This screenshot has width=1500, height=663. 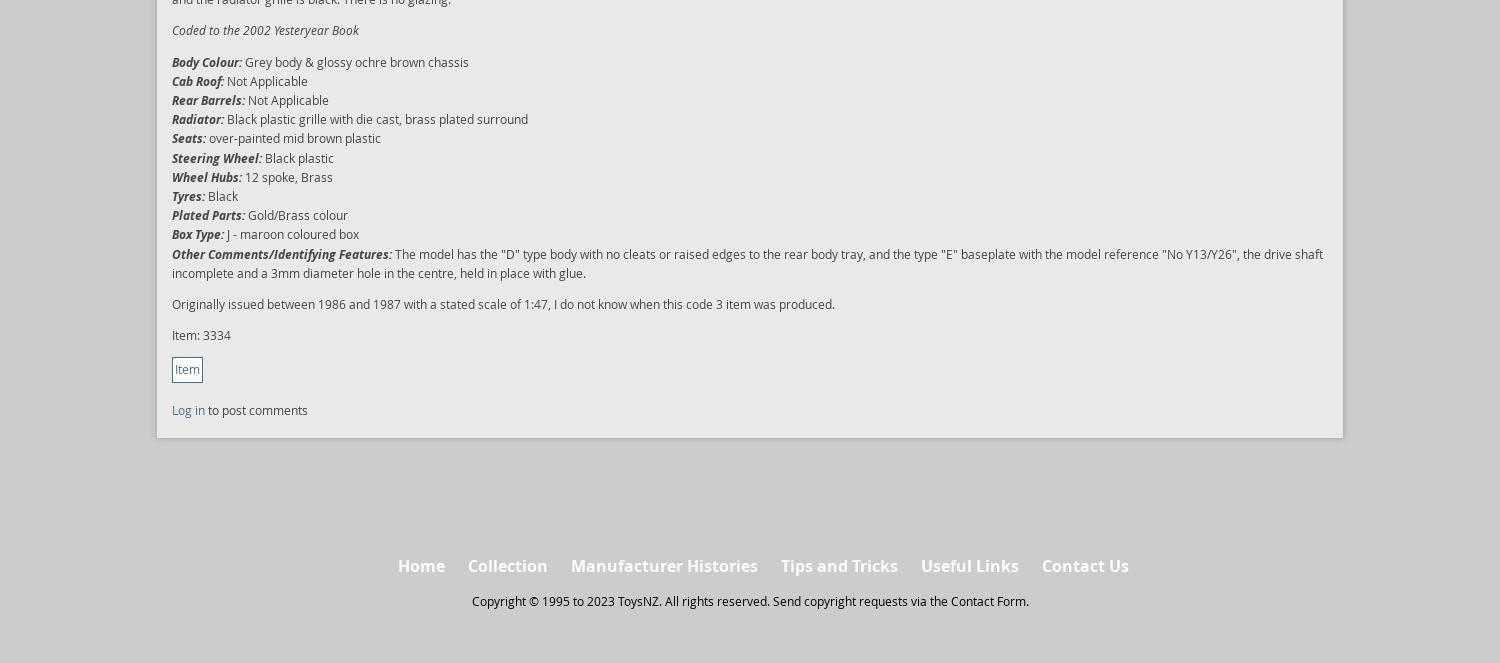 What do you see at coordinates (503, 302) in the screenshot?
I see `'Originally issued between 1986 and 1987 with a stated scale of 1:47, I do not know when this code 3 item was produced.'` at bounding box center [503, 302].